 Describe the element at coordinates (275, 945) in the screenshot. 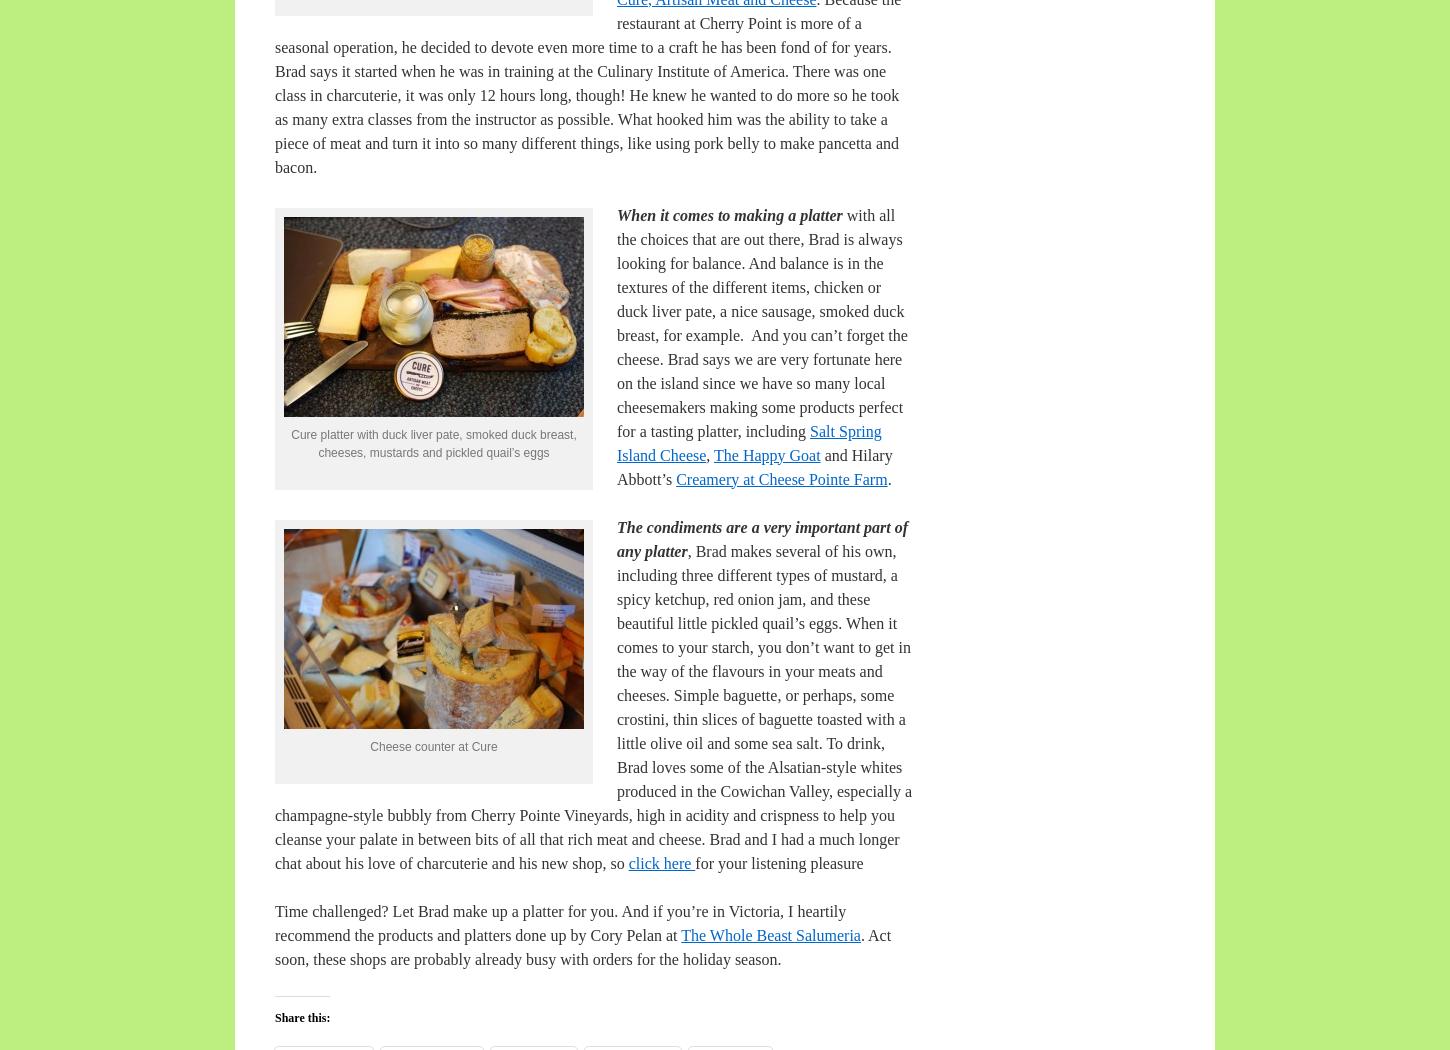

I see `'. Act soon, these shops are probably already busy with orders for the holiday season.'` at that location.